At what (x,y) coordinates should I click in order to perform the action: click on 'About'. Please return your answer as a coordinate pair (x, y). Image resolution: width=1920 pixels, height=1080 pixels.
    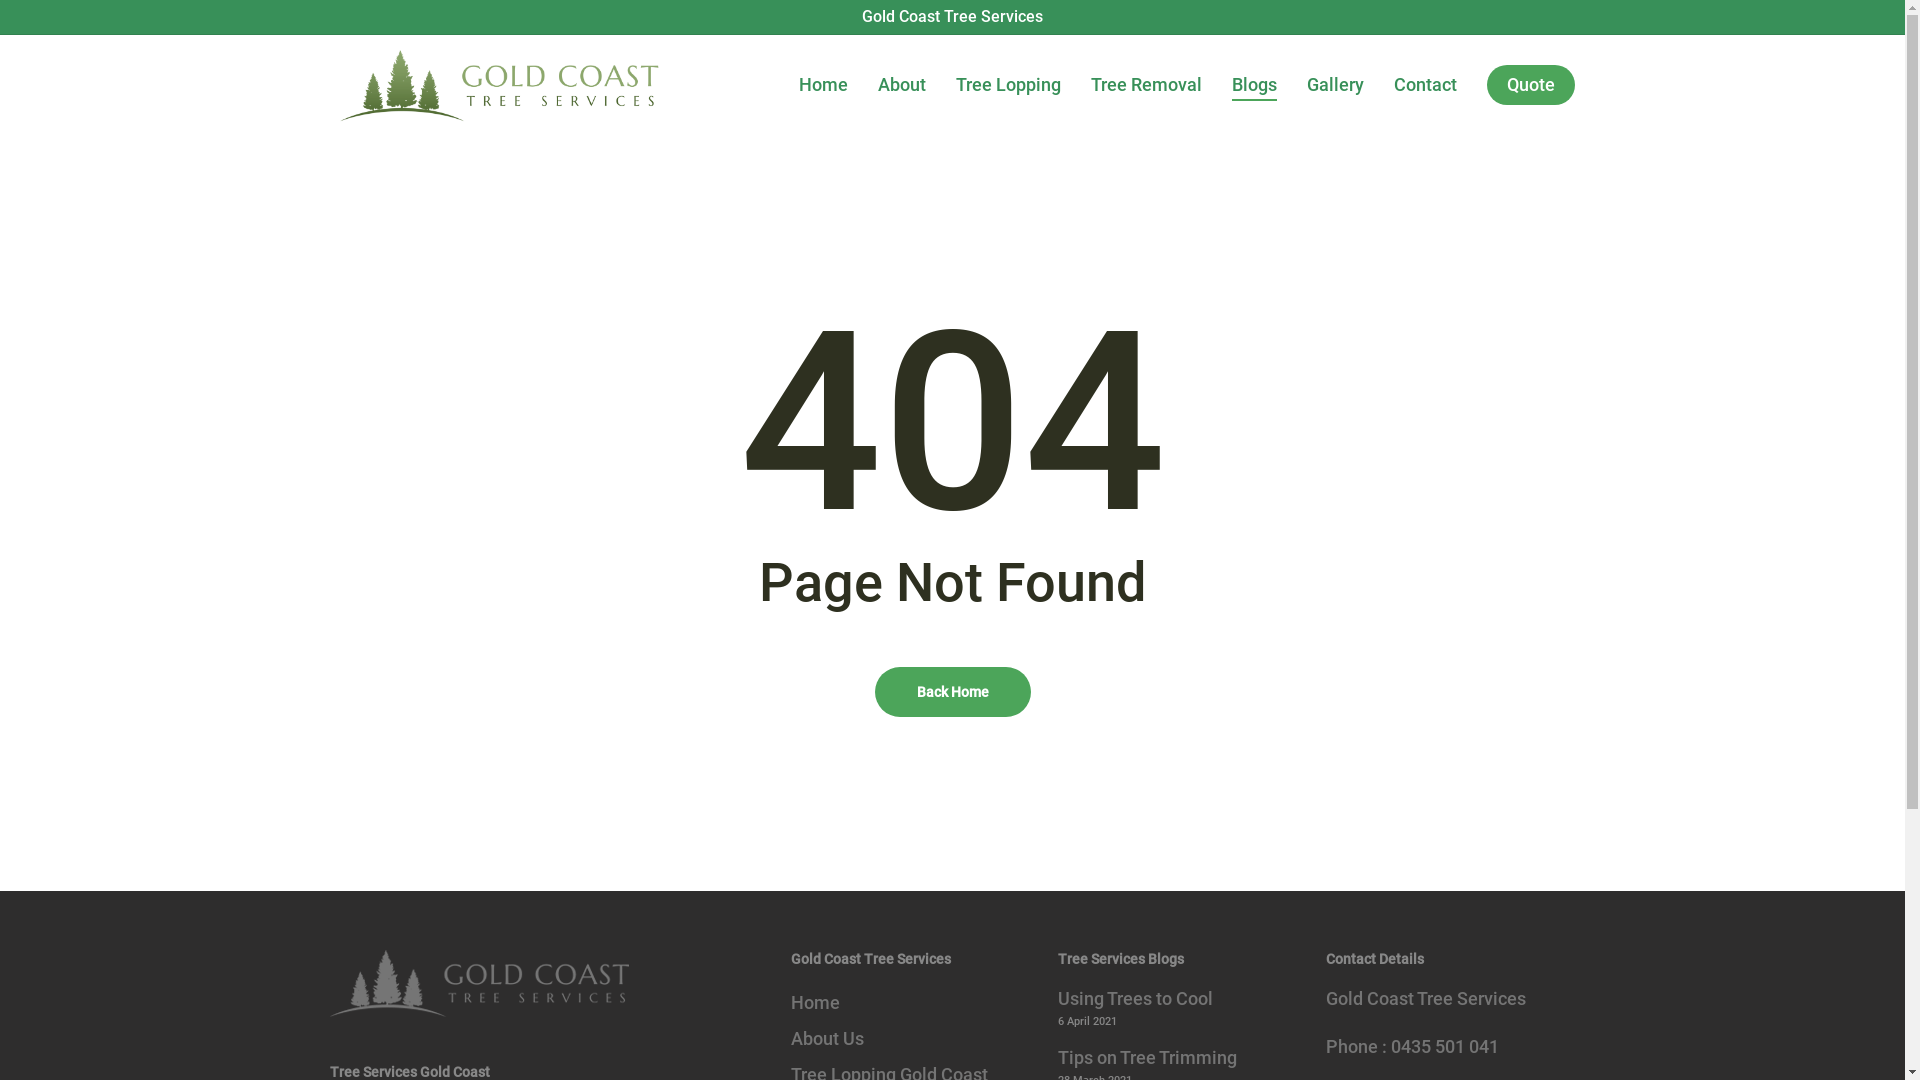
    Looking at the image, I should click on (901, 83).